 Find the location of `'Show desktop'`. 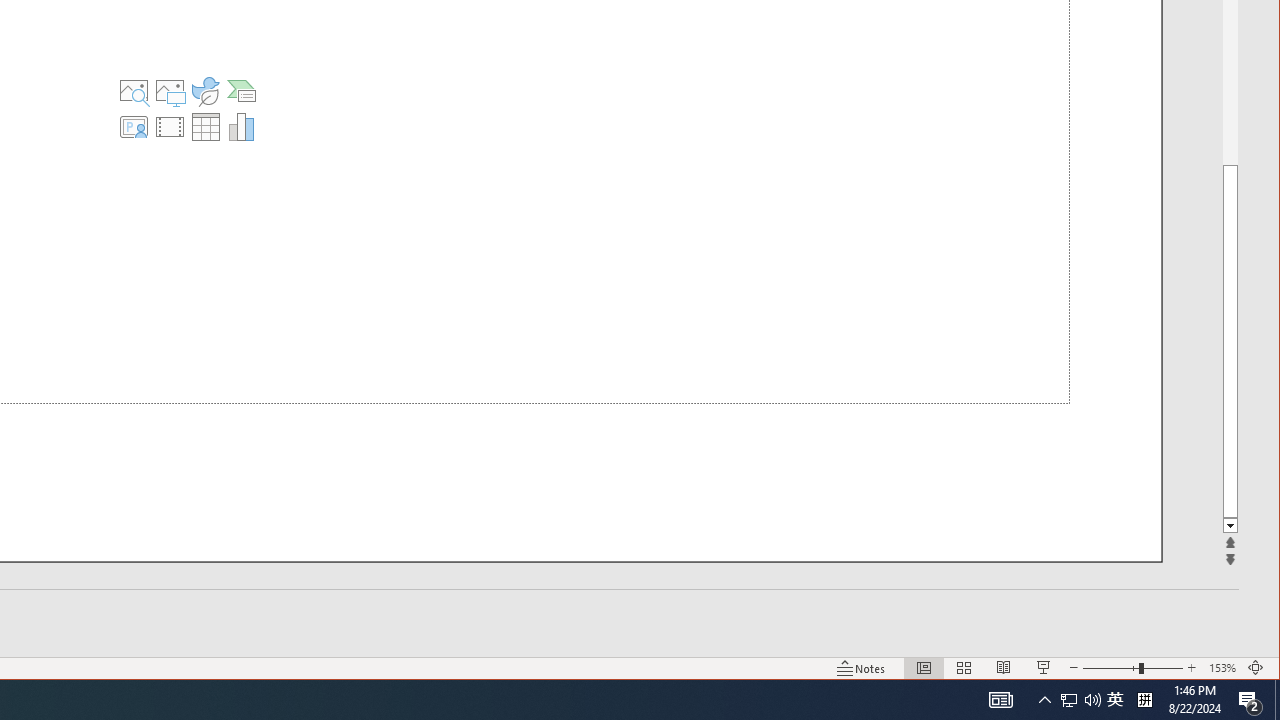

'Show desktop' is located at coordinates (1276, 698).